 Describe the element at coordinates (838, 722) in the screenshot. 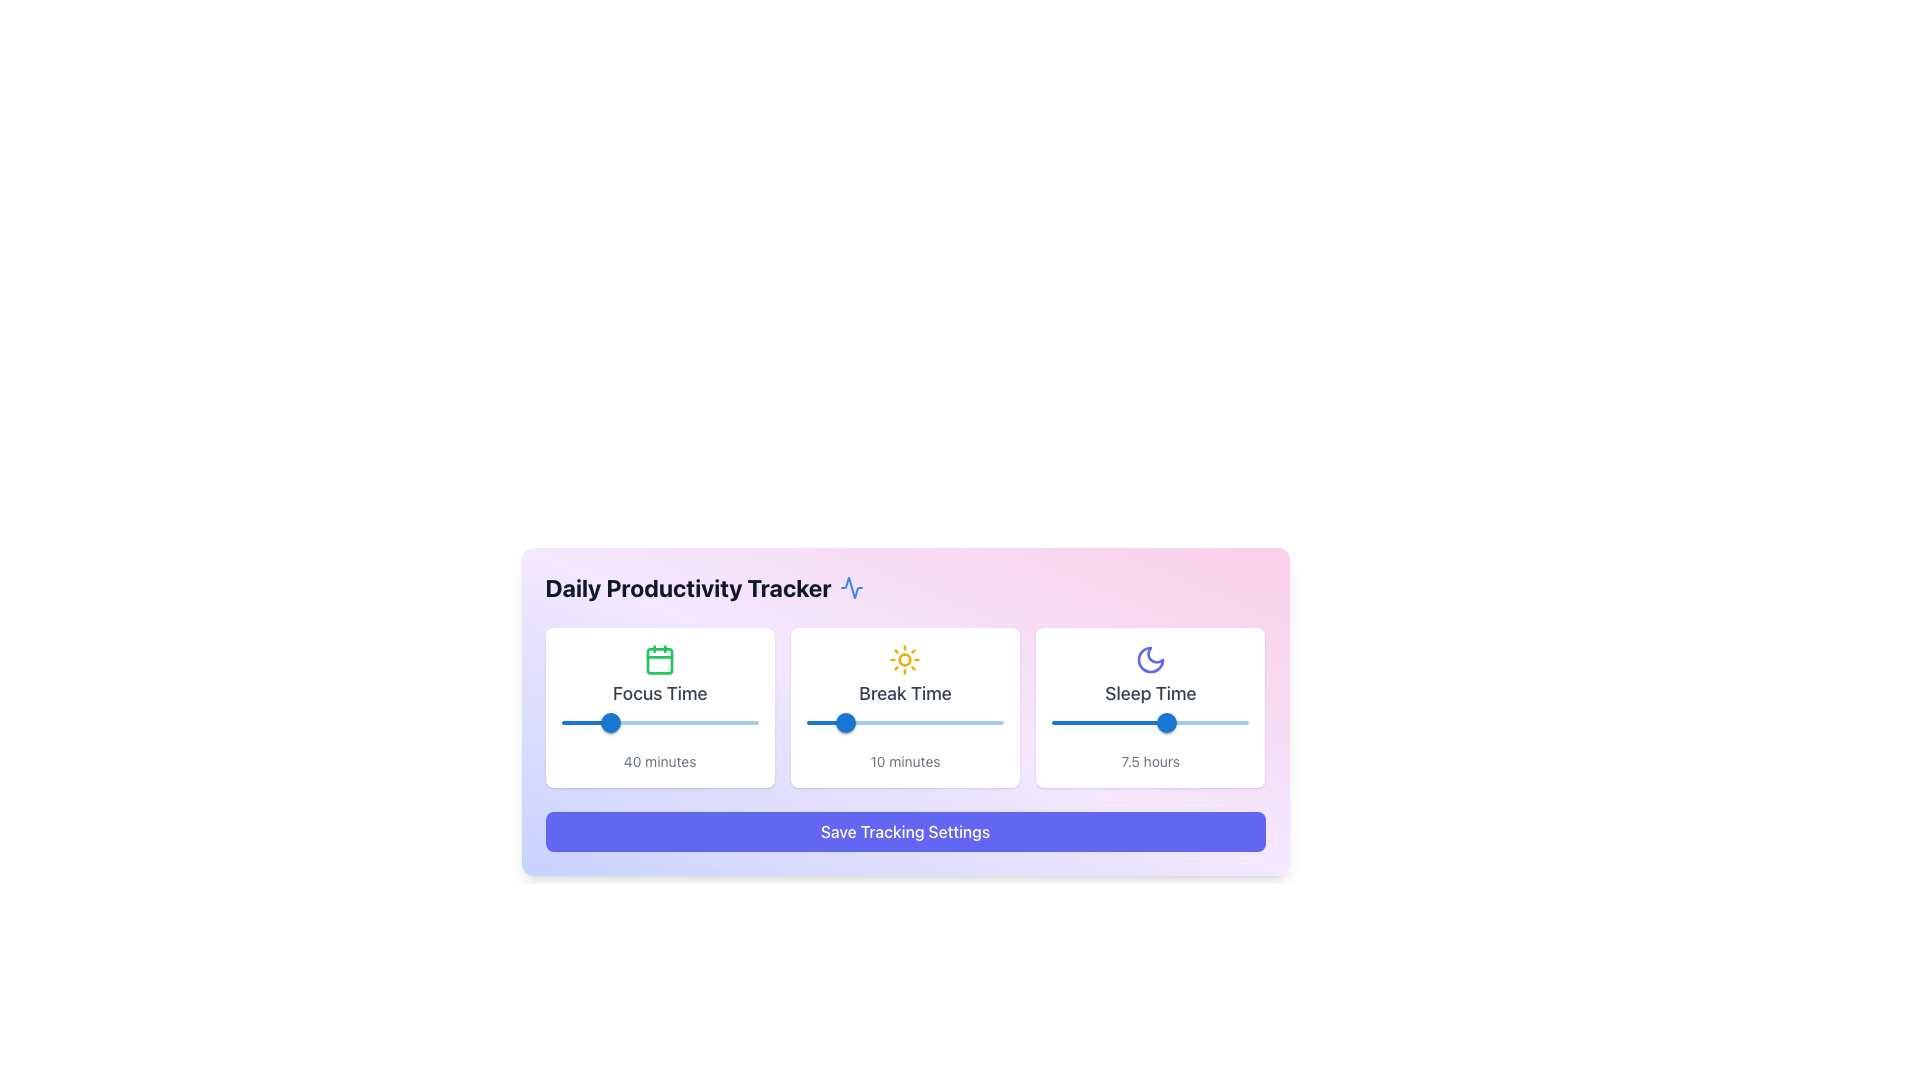

I see `break time` at that location.